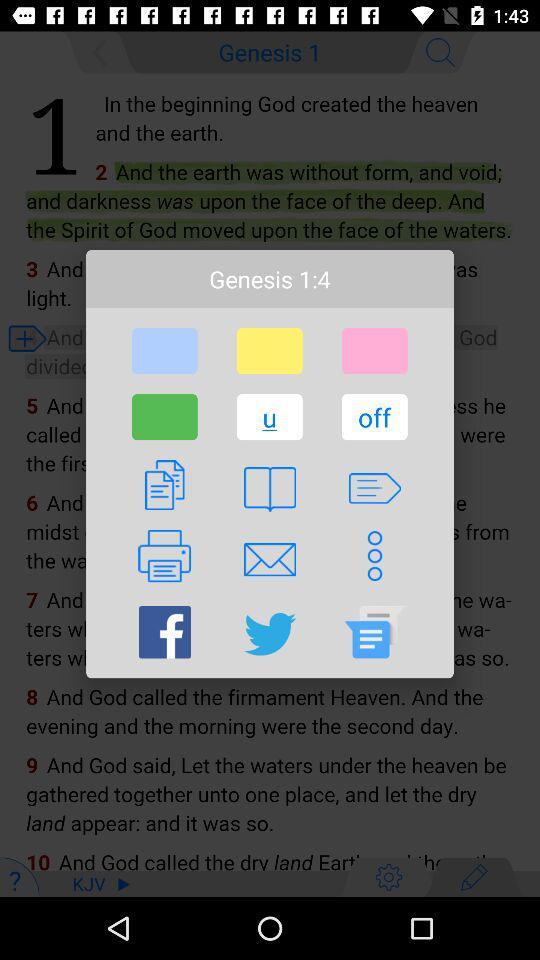 The image size is (540, 960). I want to click on item below genesis 1:4 item, so click(269, 351).